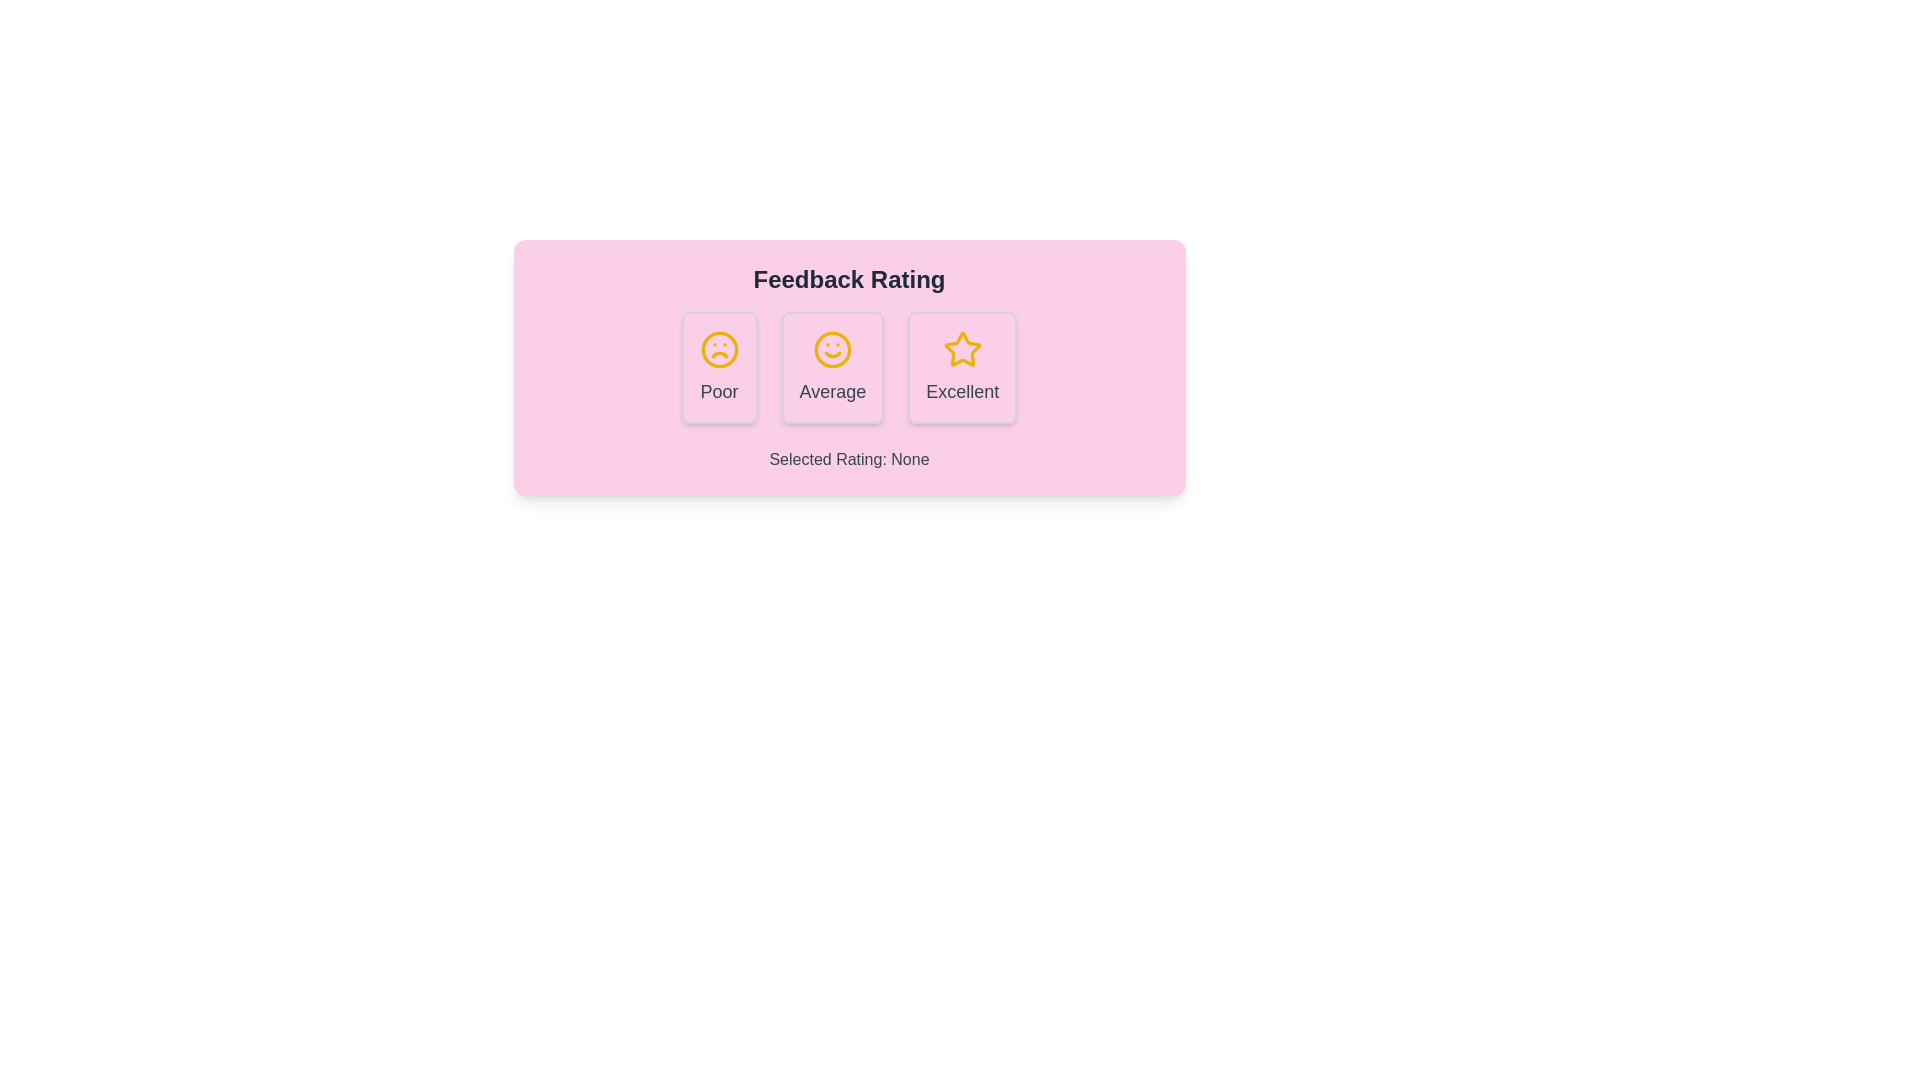 This screenshot has height=1080, width=1920. Describe the element at coordinates (832, 349) in the screenshot. I see `the outer boundary circle of the smiley face symbol representing 'Average' in the feedback rating system` at that location.